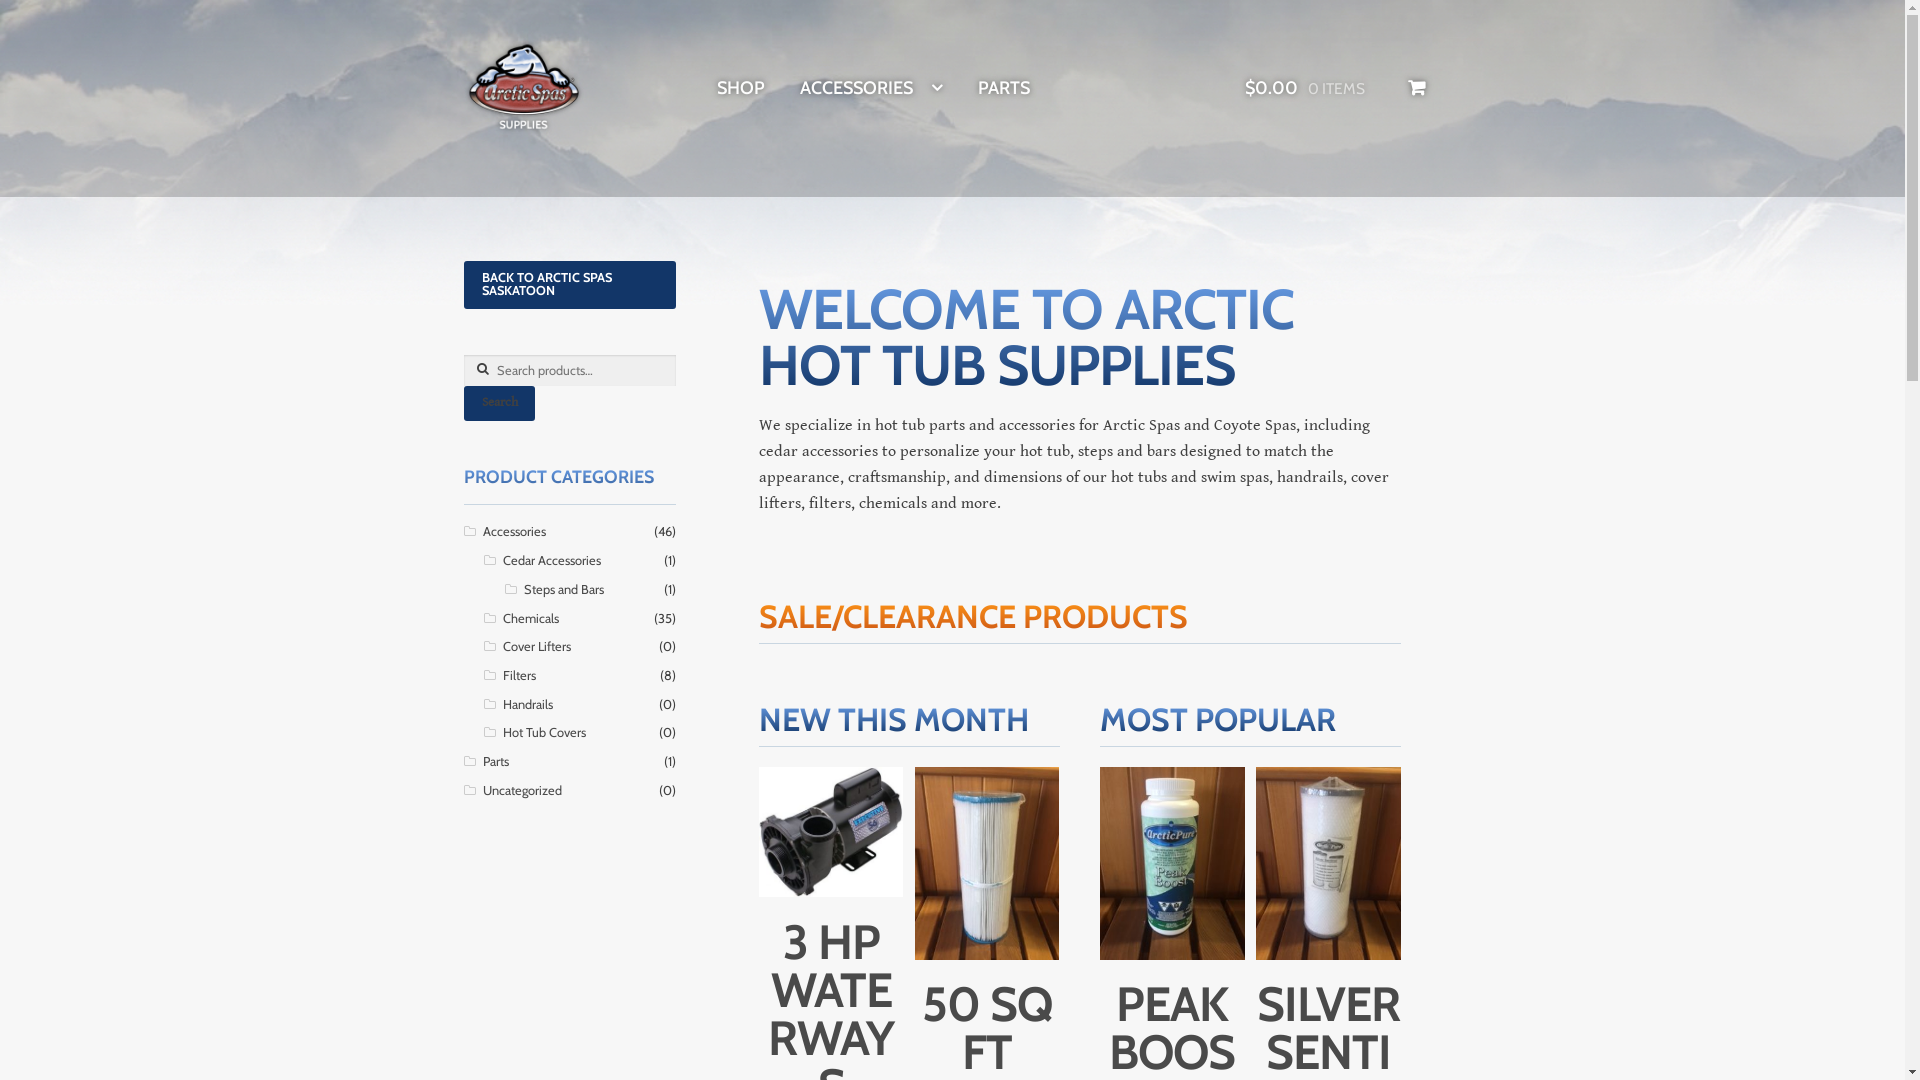 The image size is (1920, 1080). I want to click on 'ACCESSORIES', so click(871, 87).